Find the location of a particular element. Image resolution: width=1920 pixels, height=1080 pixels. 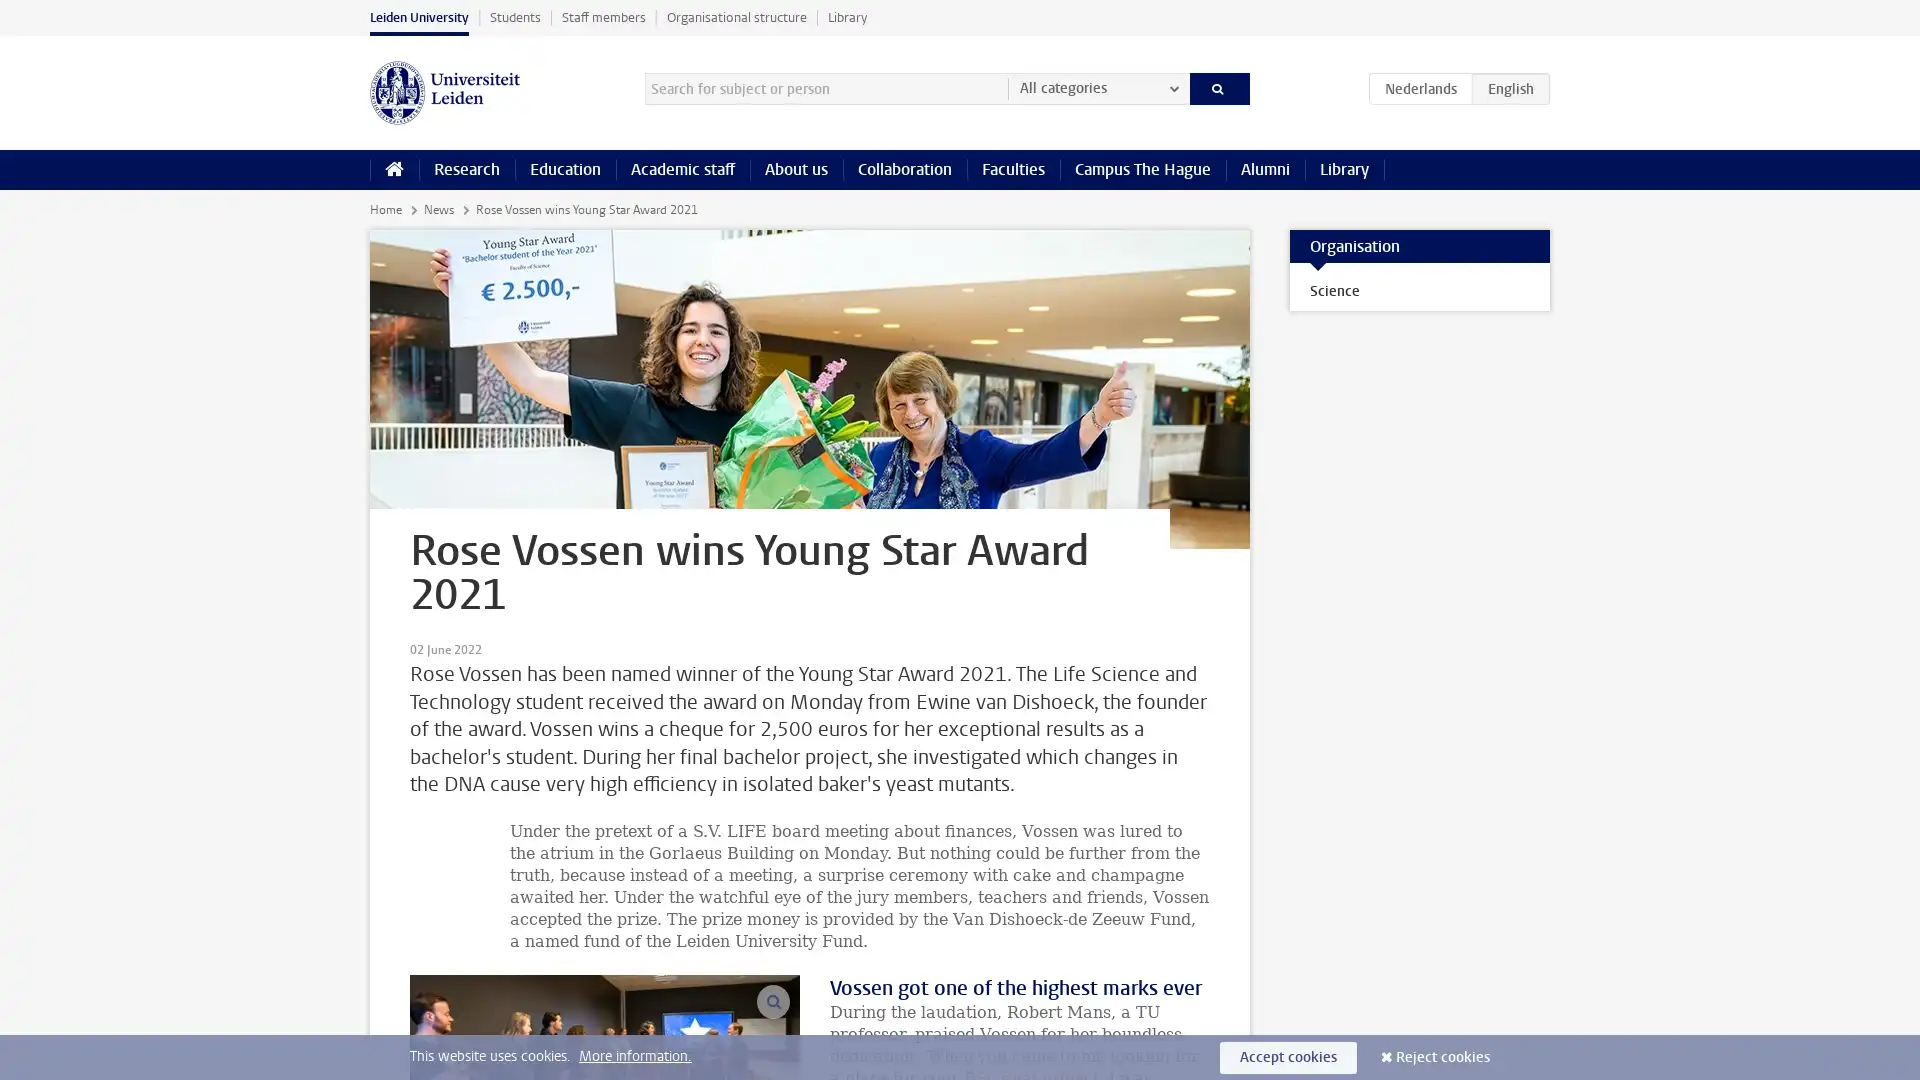

Reject cookies is located at coordinates (1443, 1056).